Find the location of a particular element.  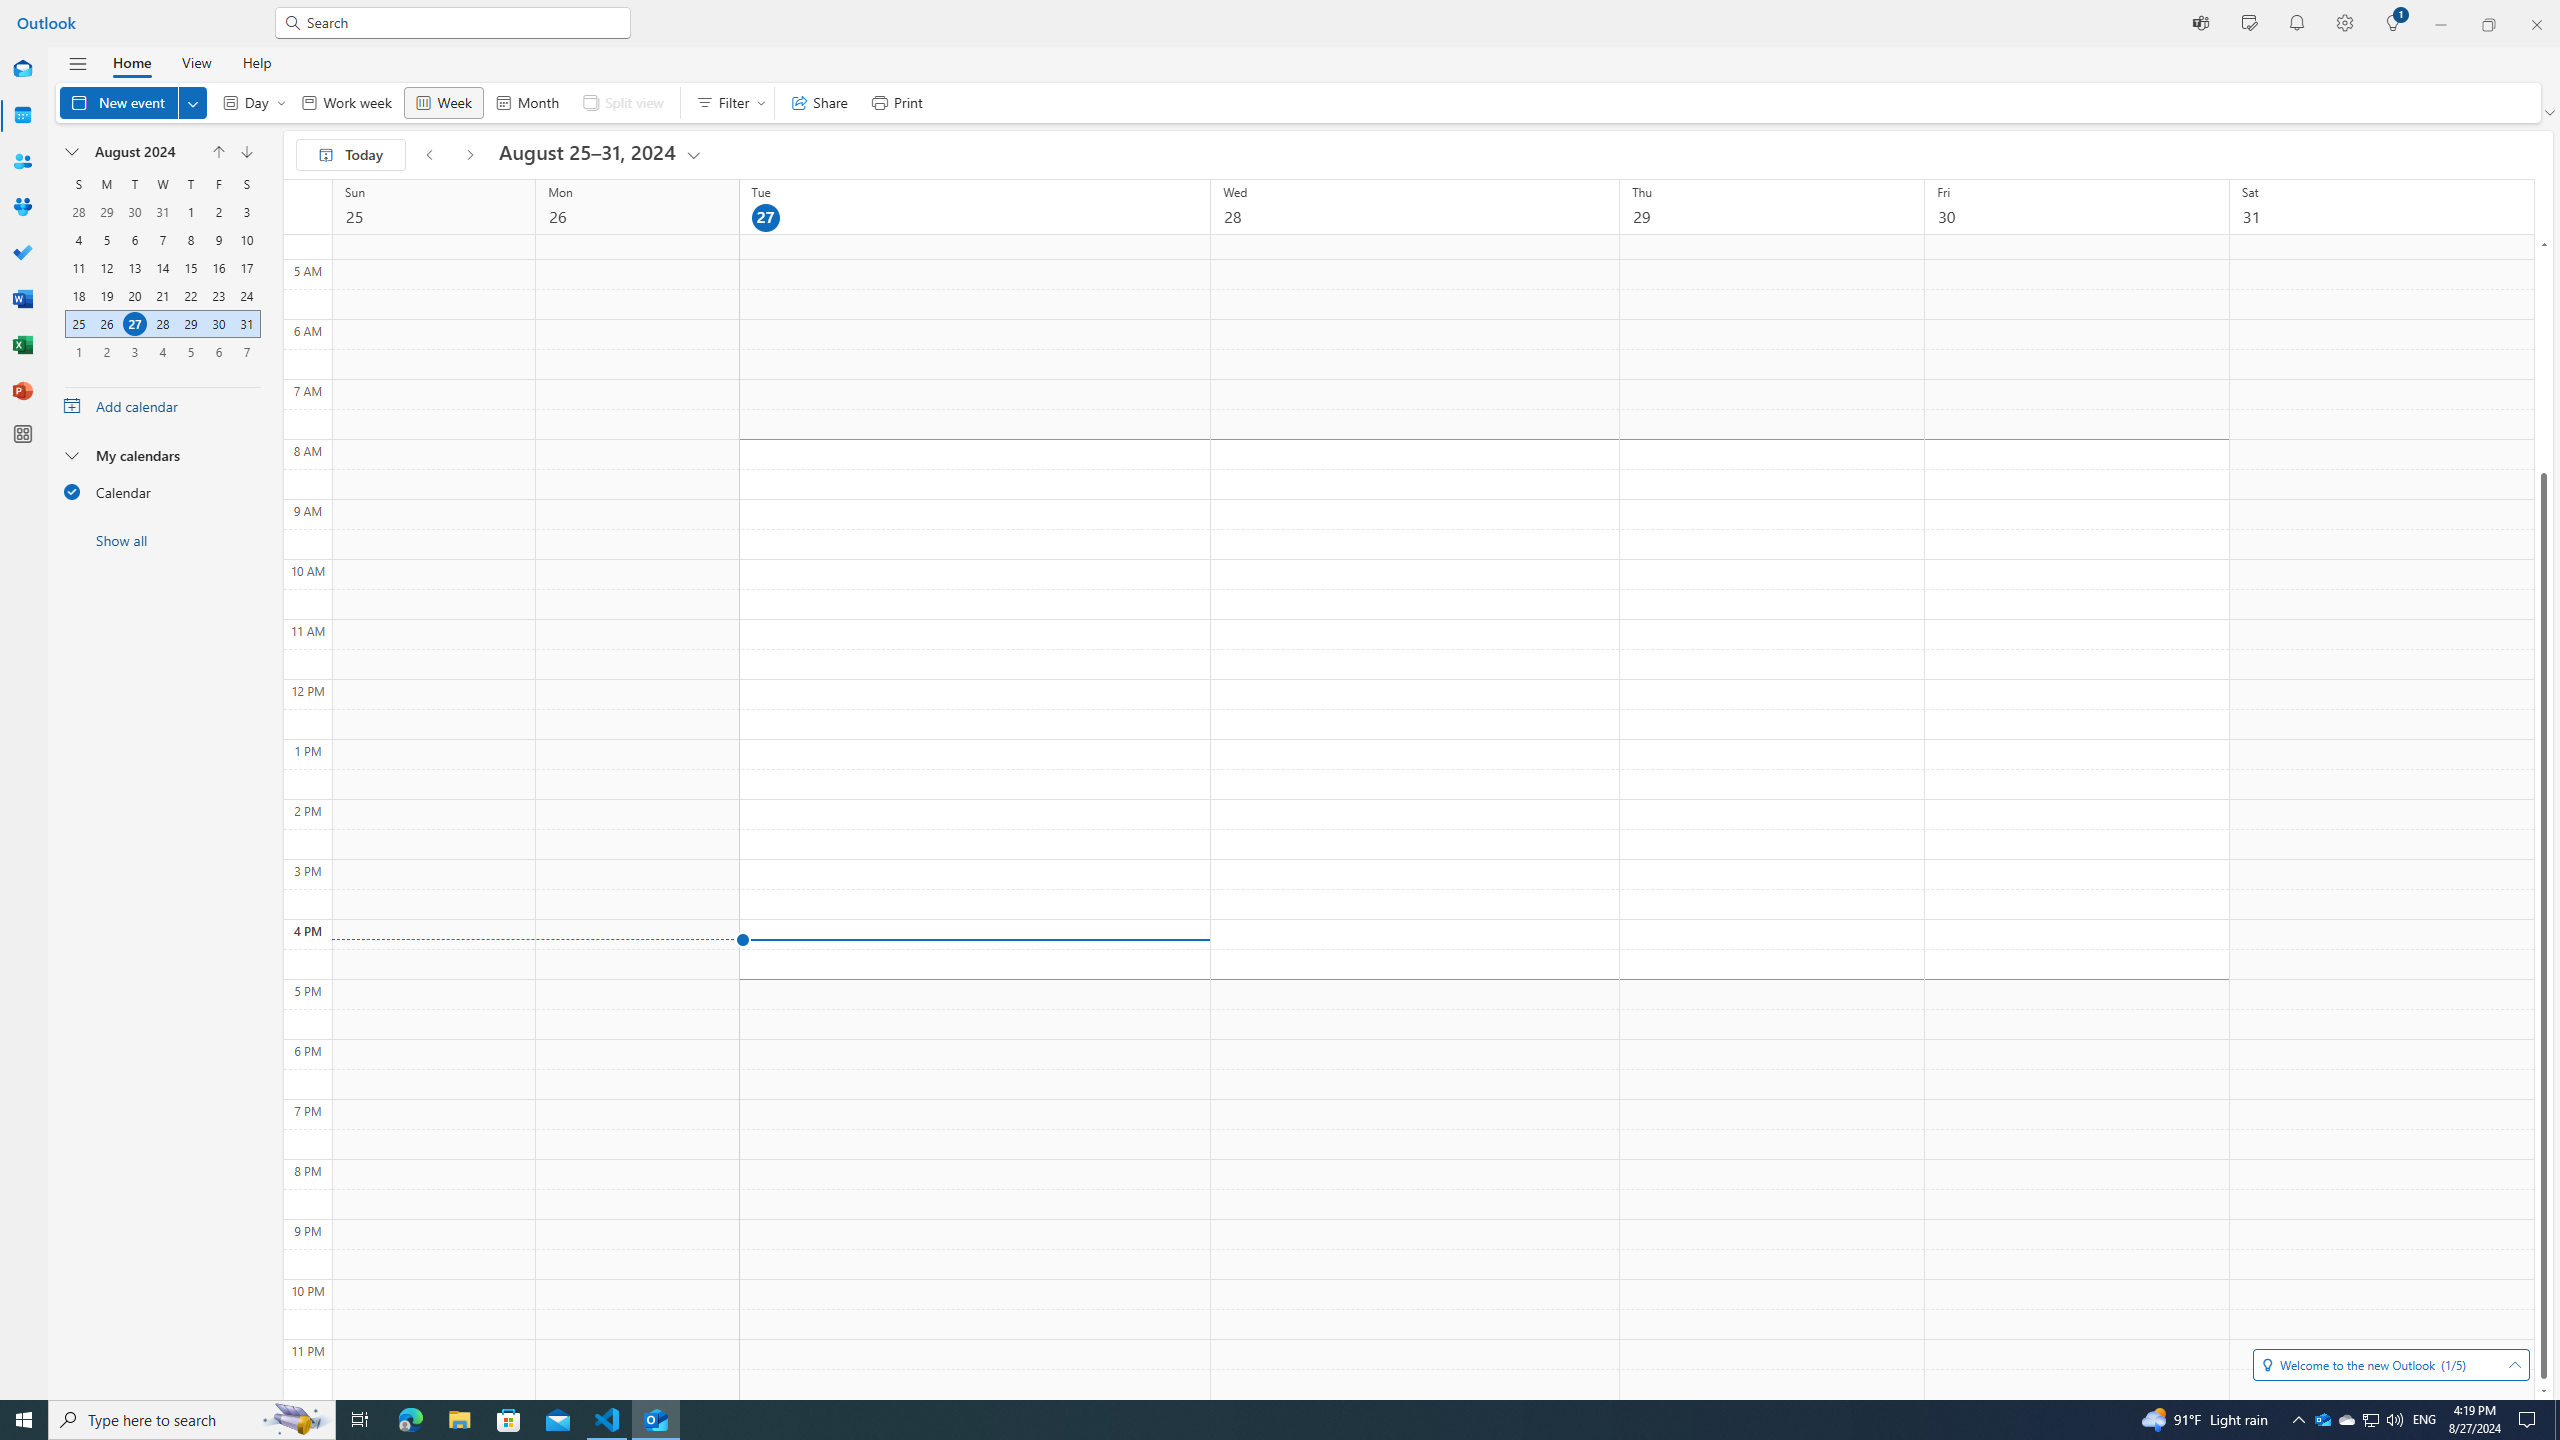

'16, August, 2024' is located at coordinates (217, 267).